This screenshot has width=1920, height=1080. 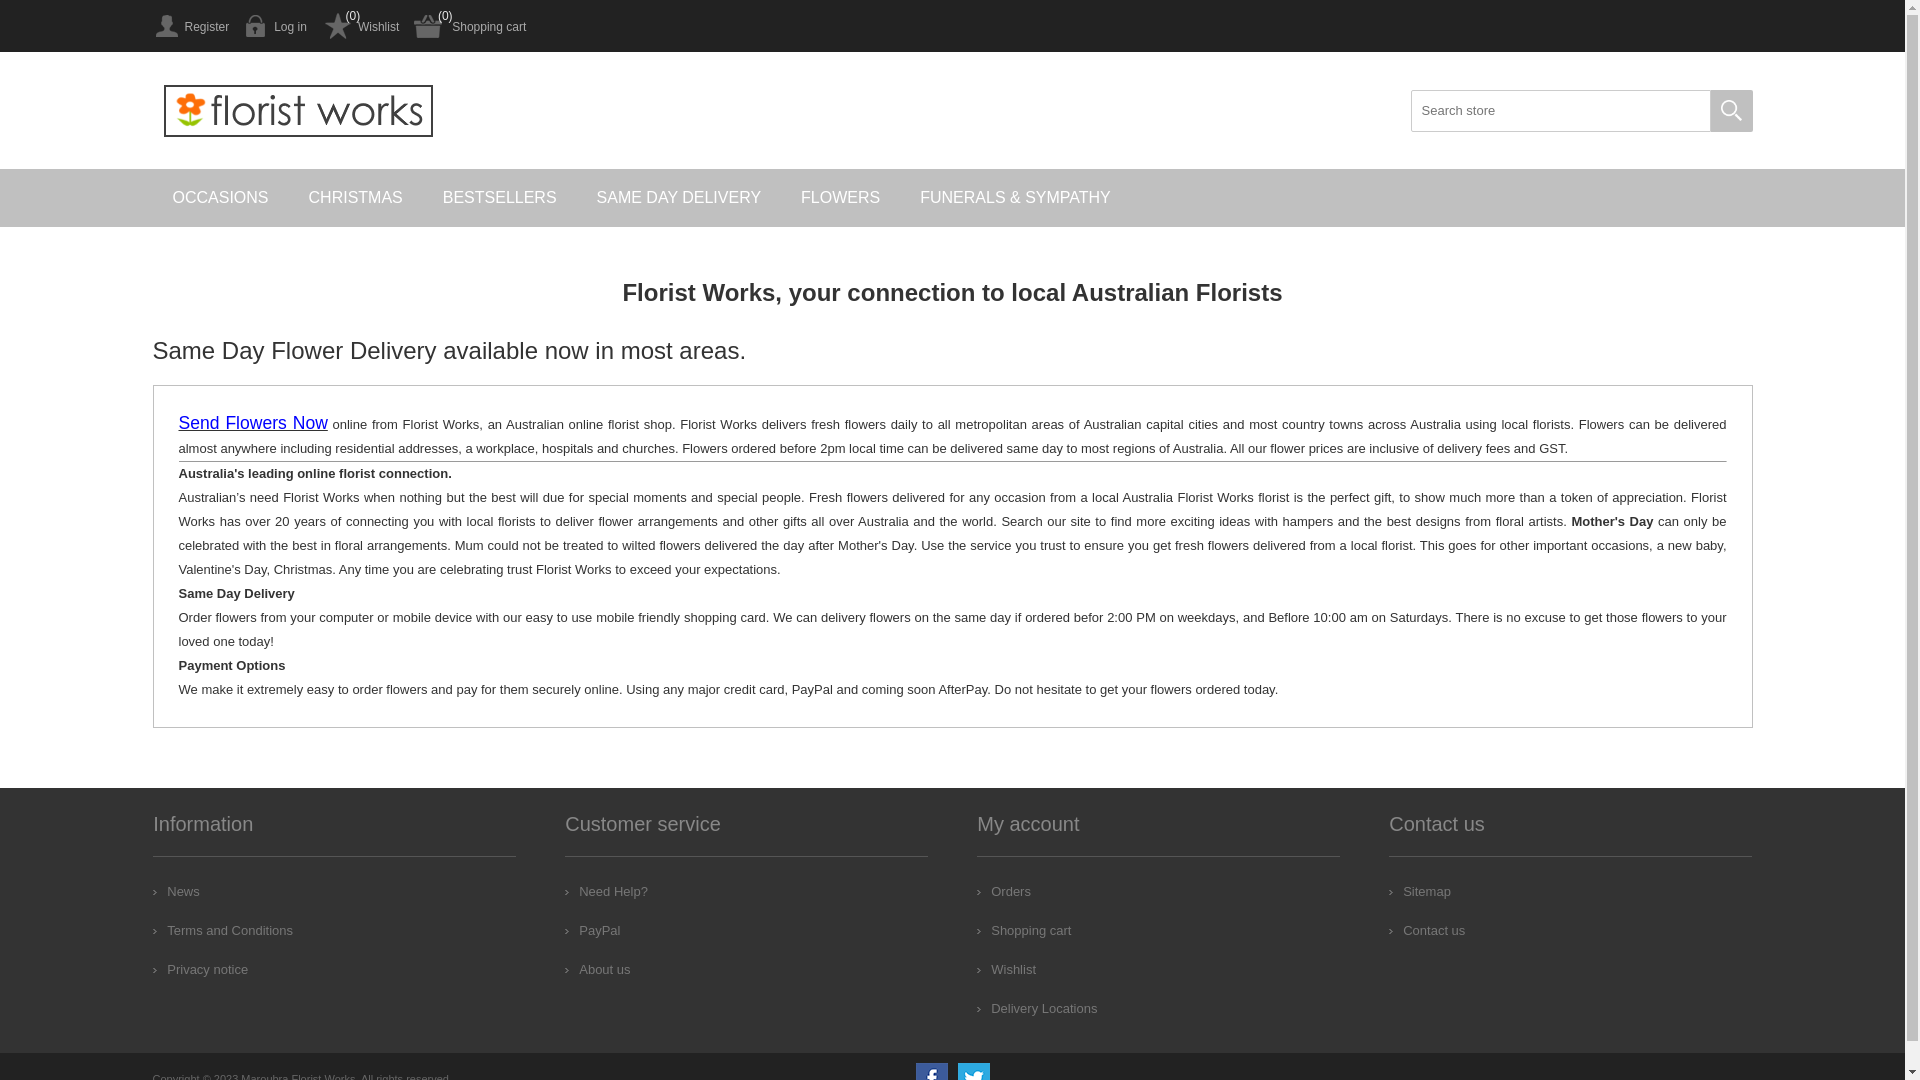 I want to click on 'BESTSELLERS', so click(x=499, y=197).